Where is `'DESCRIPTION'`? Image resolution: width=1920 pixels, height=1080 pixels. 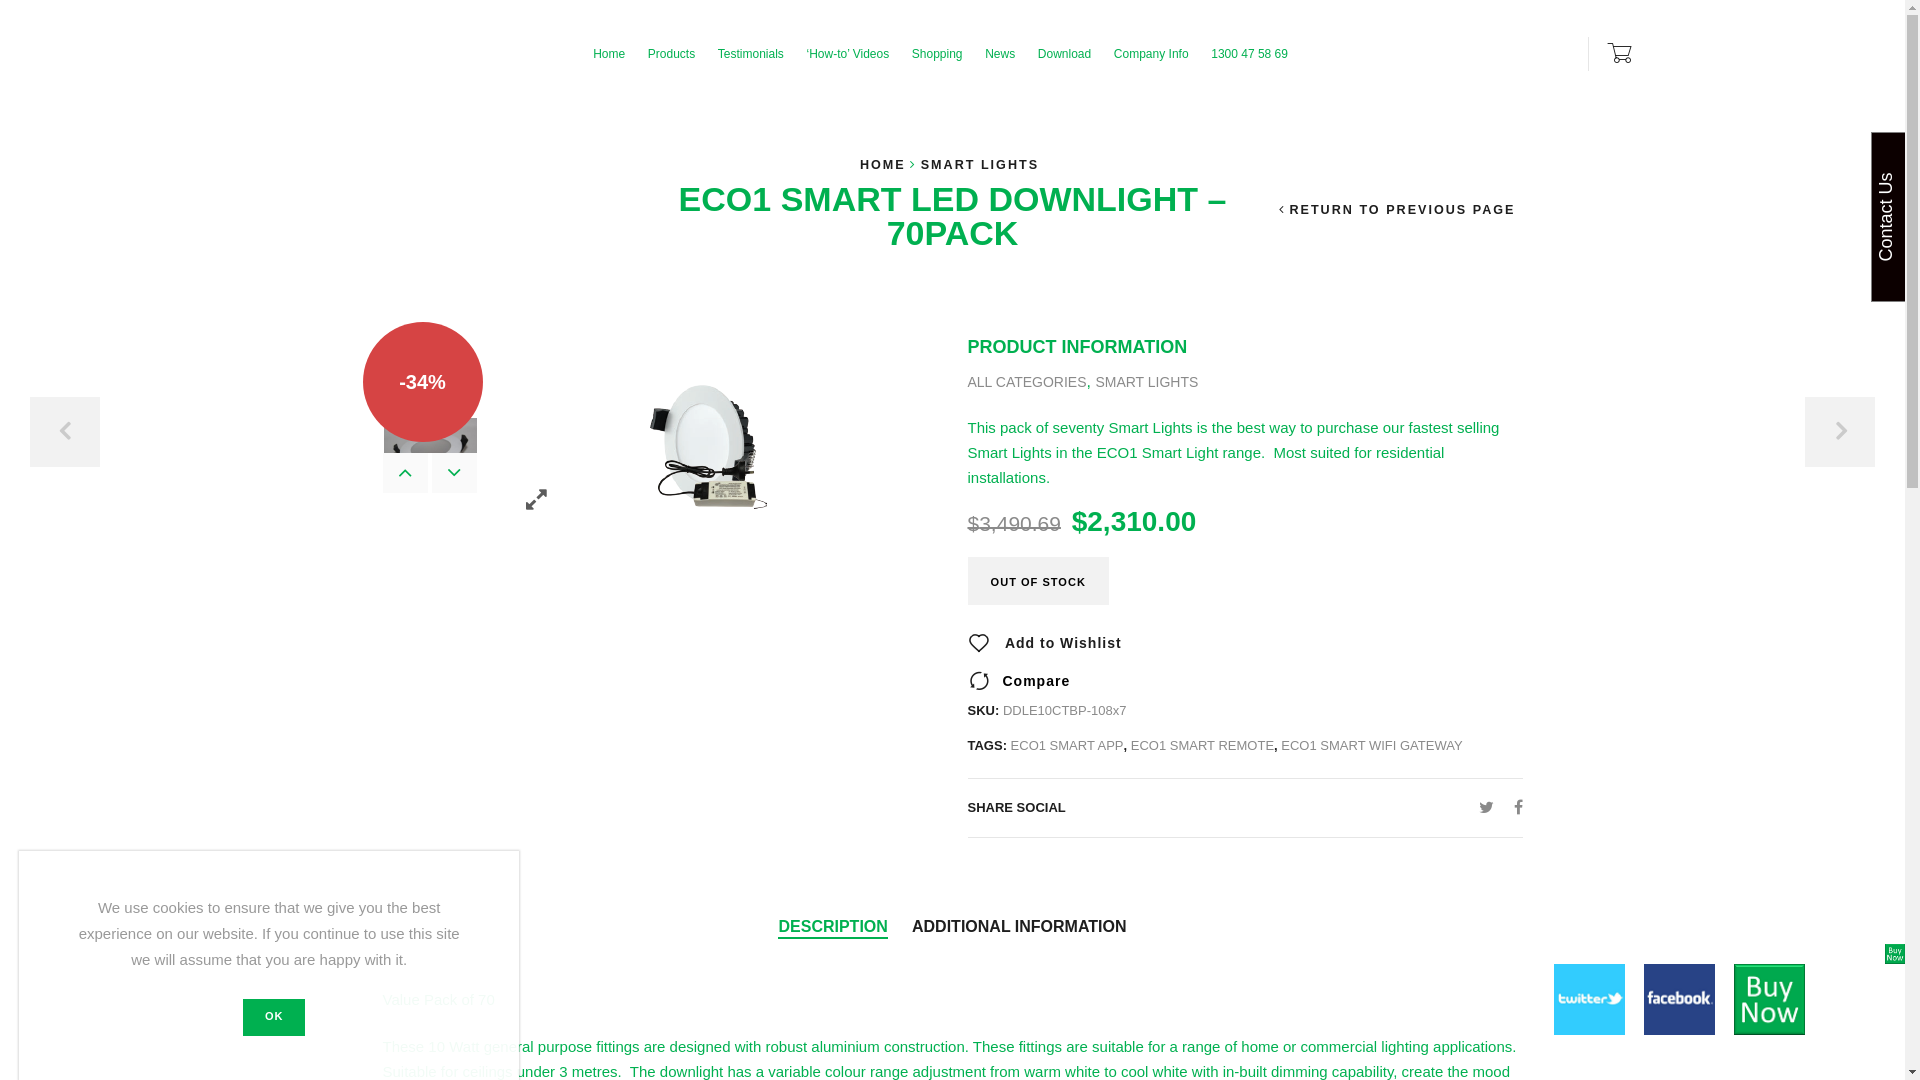 'DESCRIPTION' is located at coordinates (832, 927).